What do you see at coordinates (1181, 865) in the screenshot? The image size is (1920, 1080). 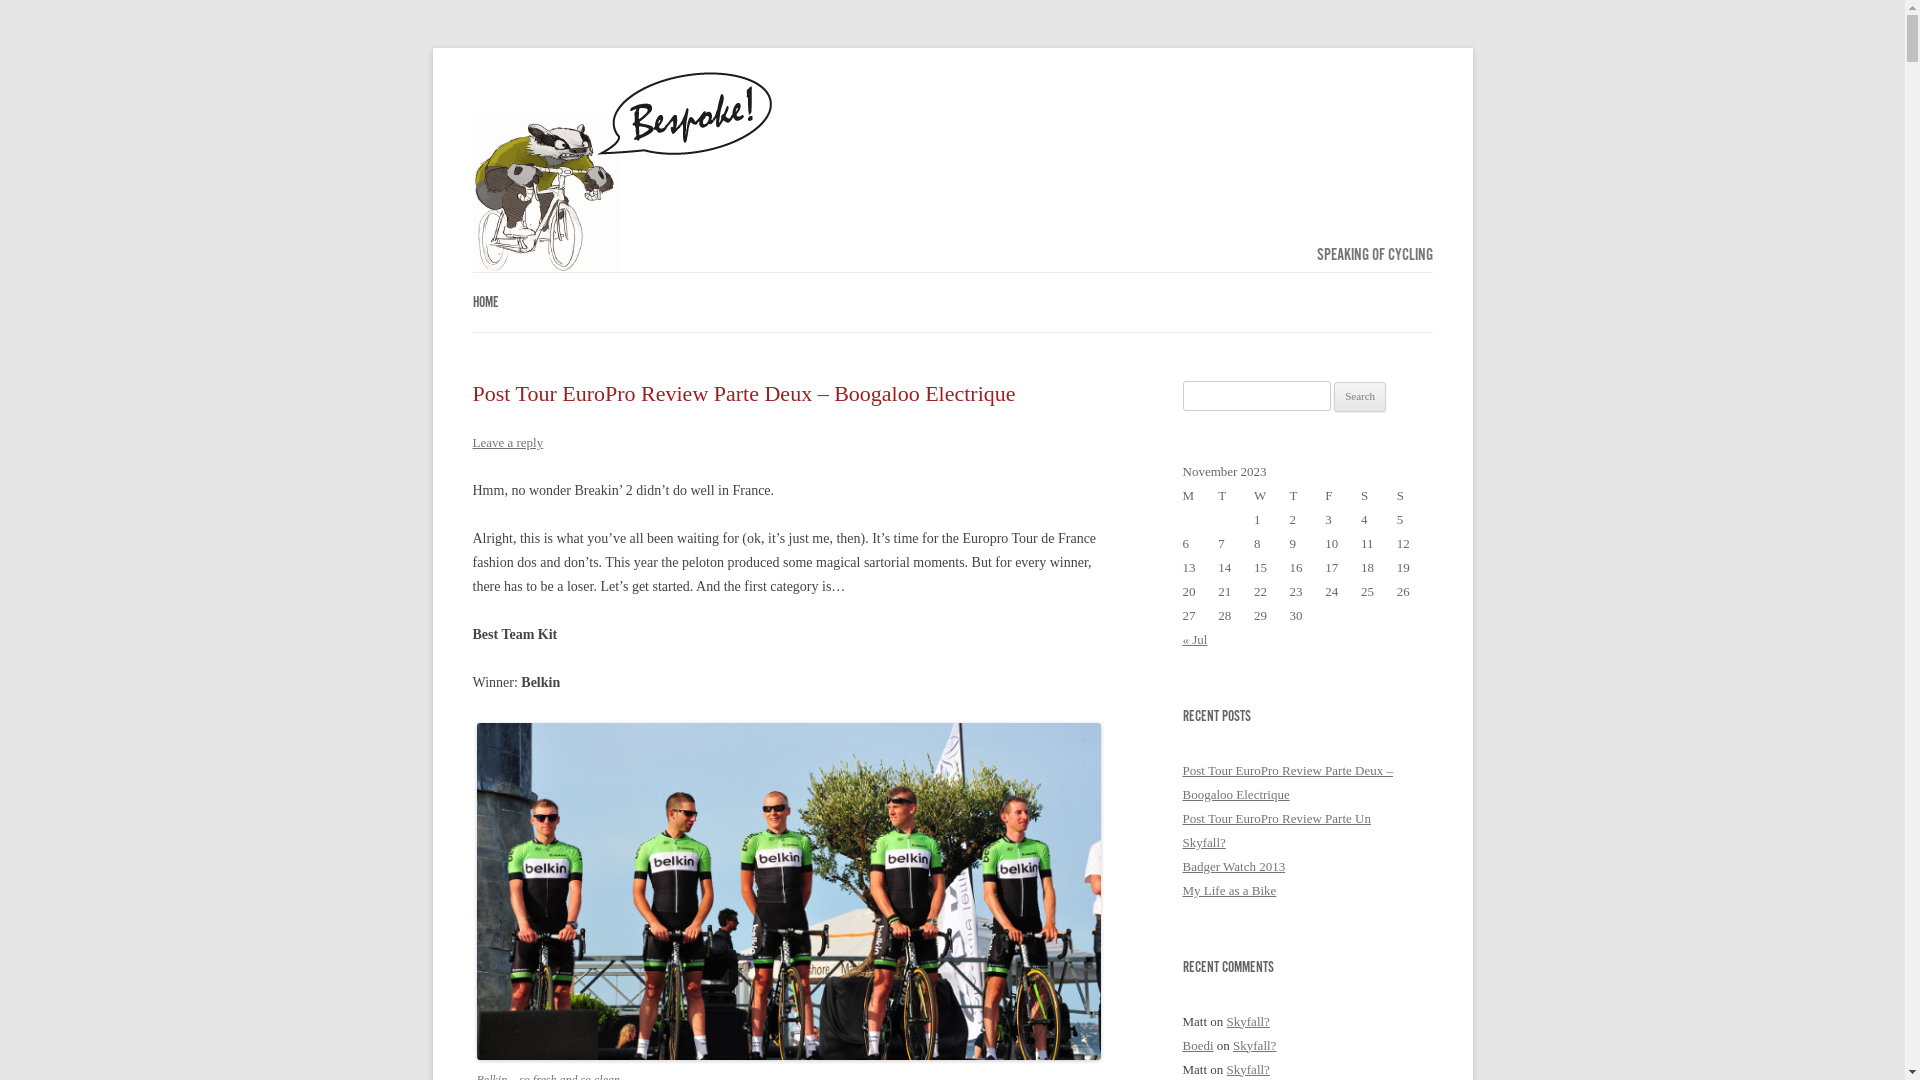 I see `'Badger Watch 2013'` at bounding box center [1181, 865].